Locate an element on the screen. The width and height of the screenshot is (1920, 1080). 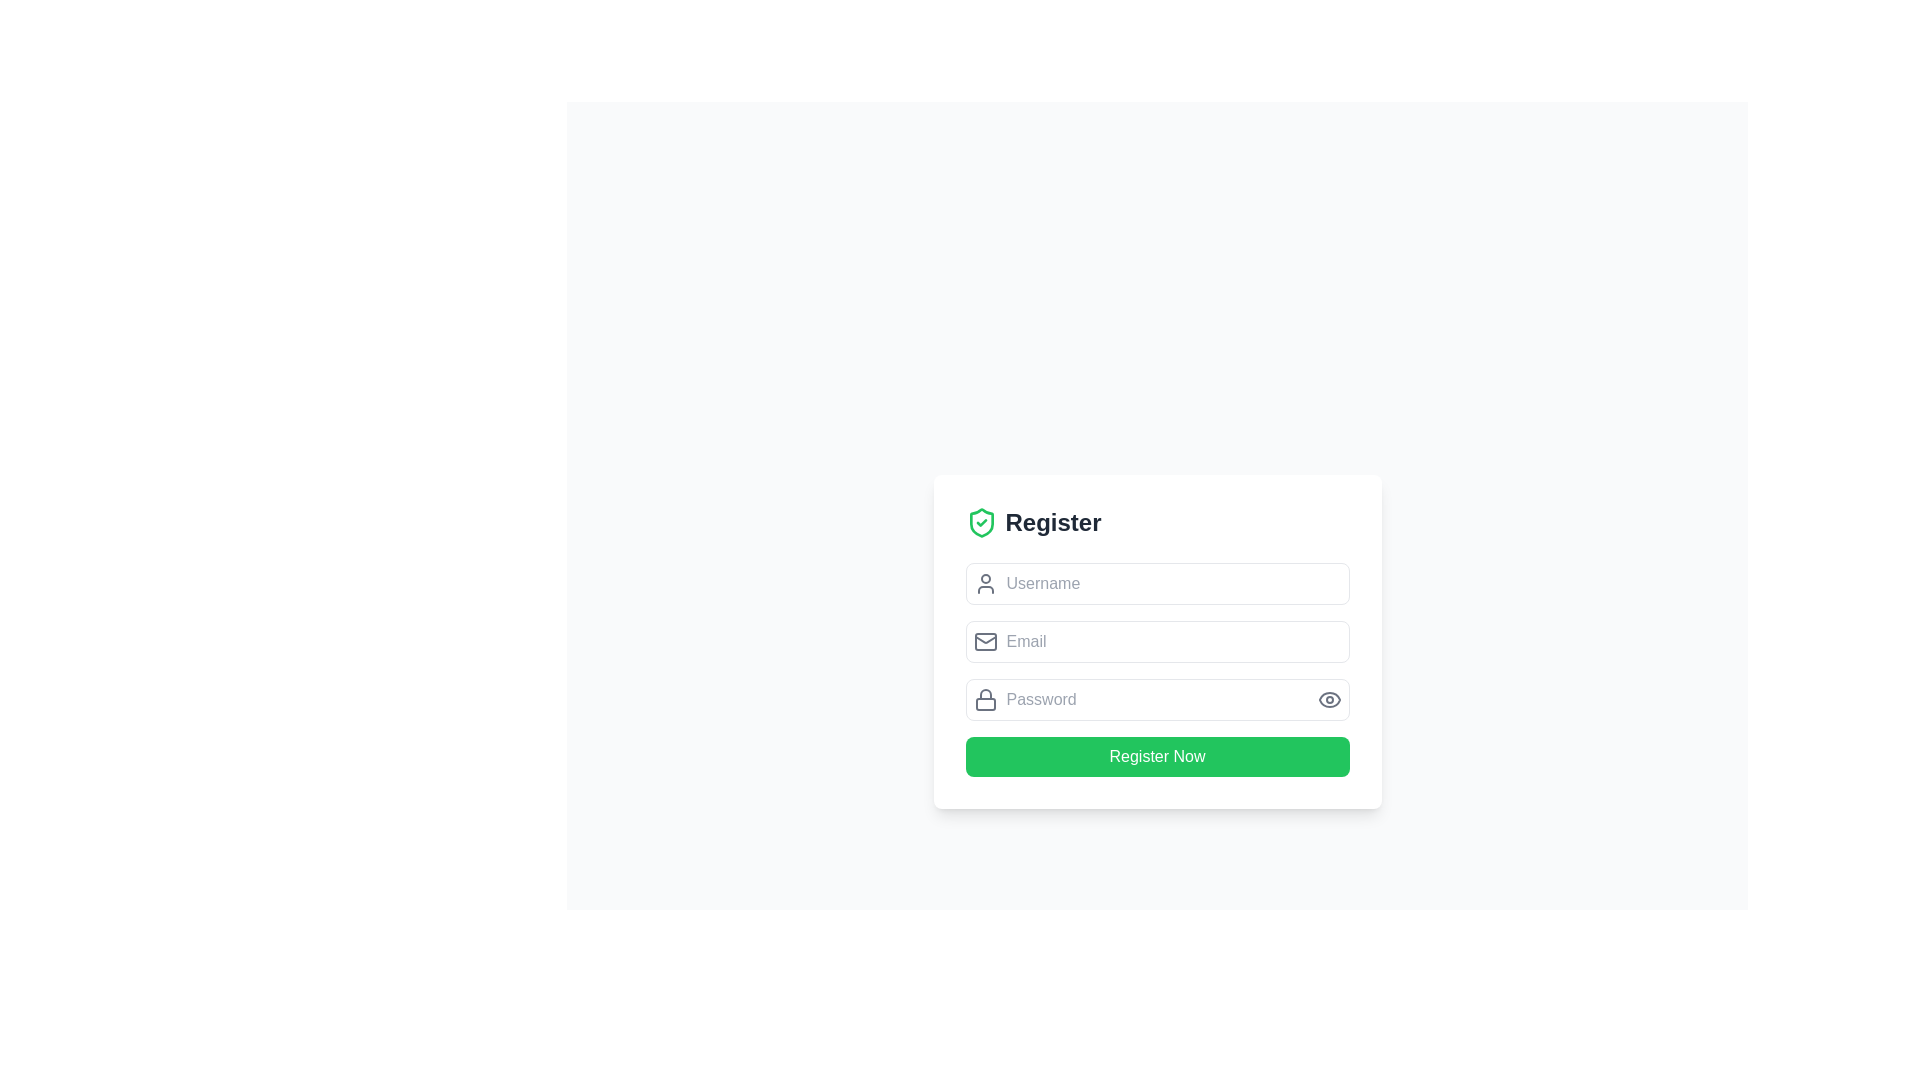
the email icon located to the left of the 'Email' text input field in the registration form interface is located at coordinates (985, 641).